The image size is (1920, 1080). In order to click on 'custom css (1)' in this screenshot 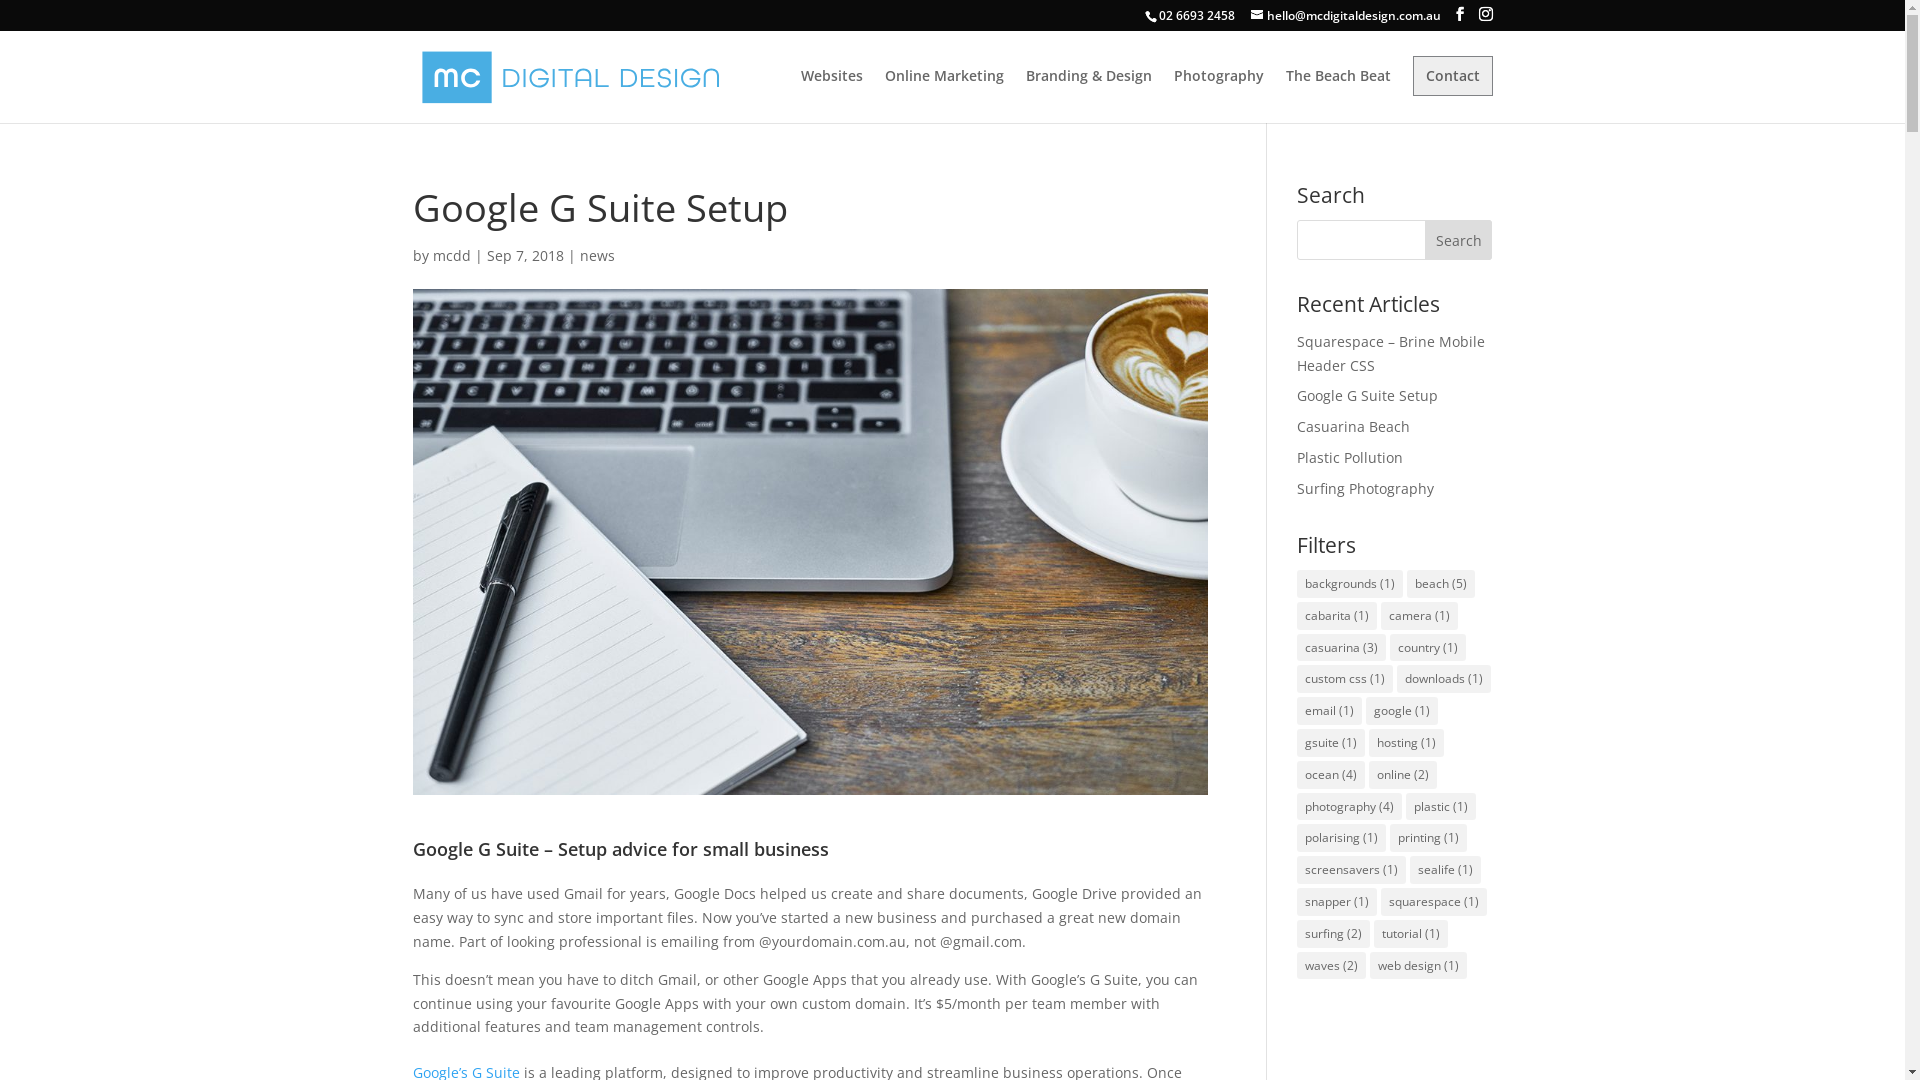, I will do `click(1344, 677)`.